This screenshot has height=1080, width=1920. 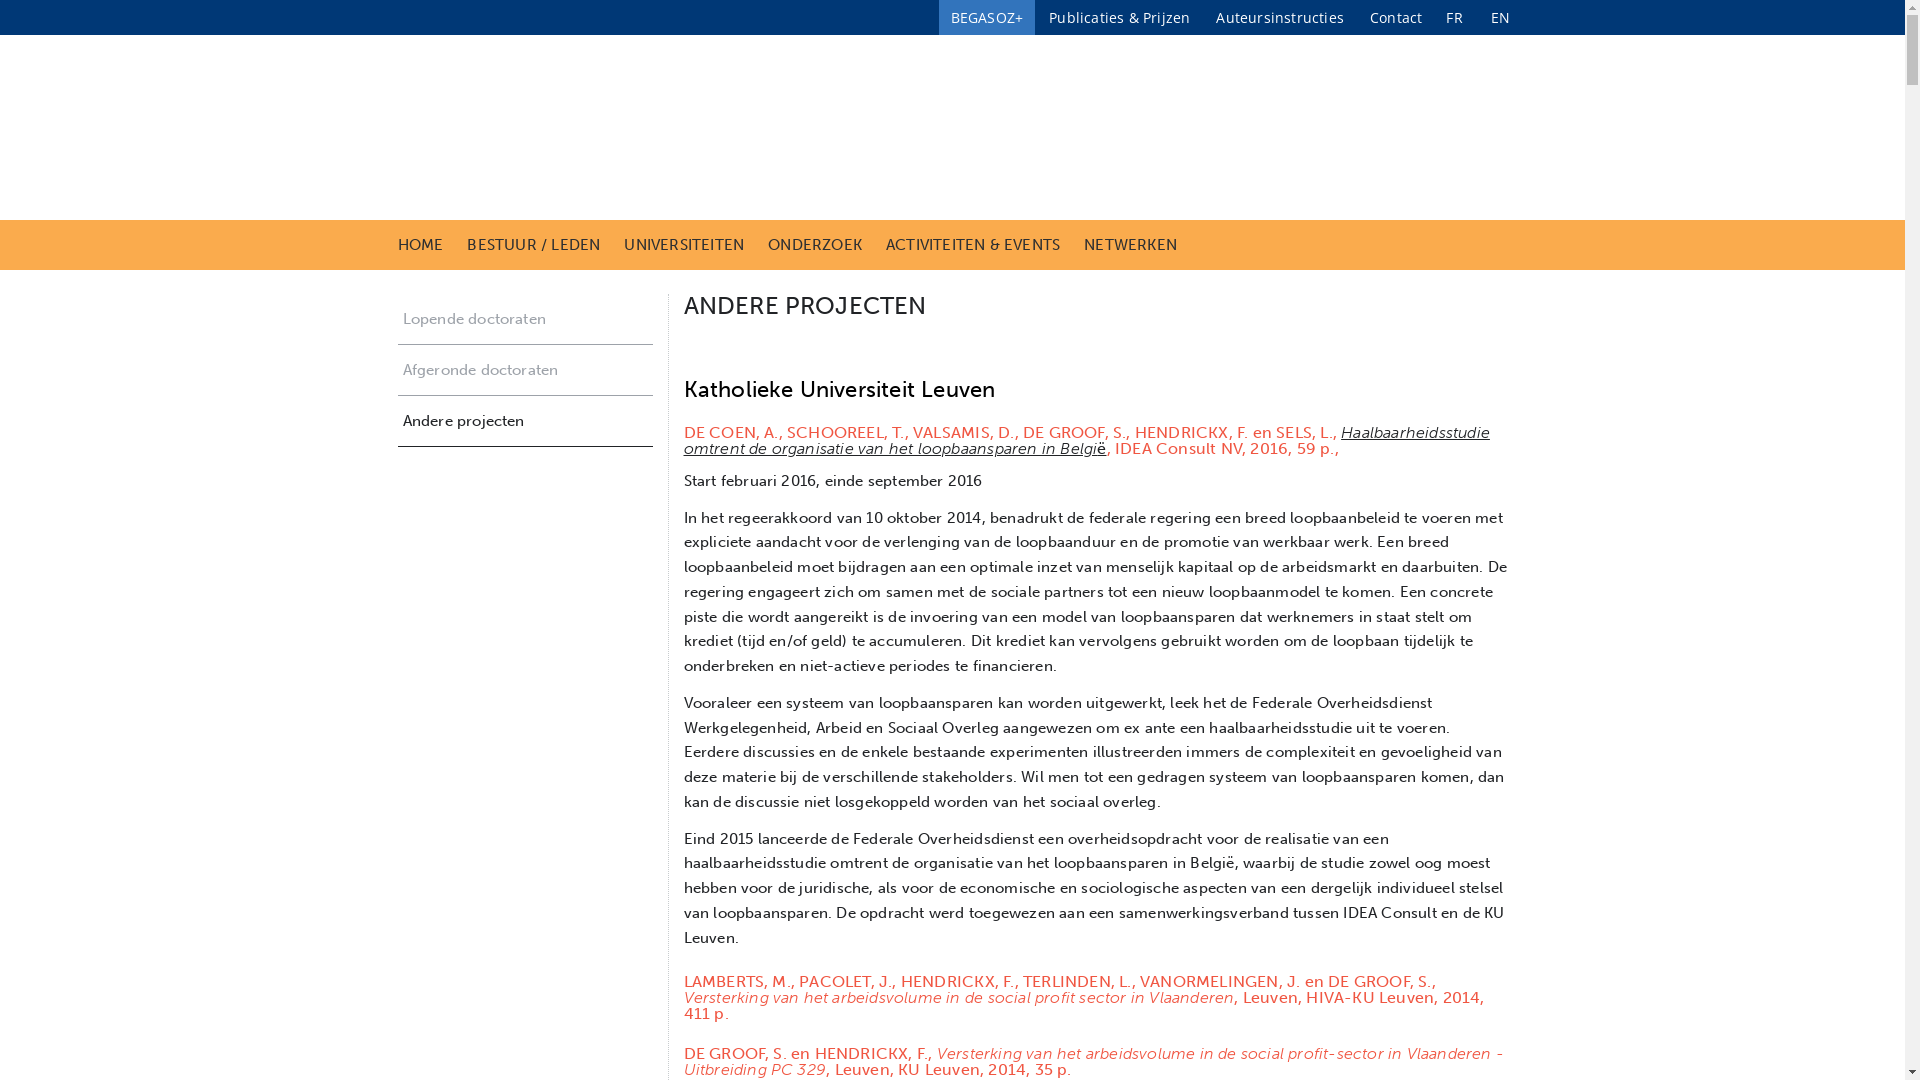 I want to click on 'ACTIVITEITEN & EVENTS', so click(x=973, y=244).